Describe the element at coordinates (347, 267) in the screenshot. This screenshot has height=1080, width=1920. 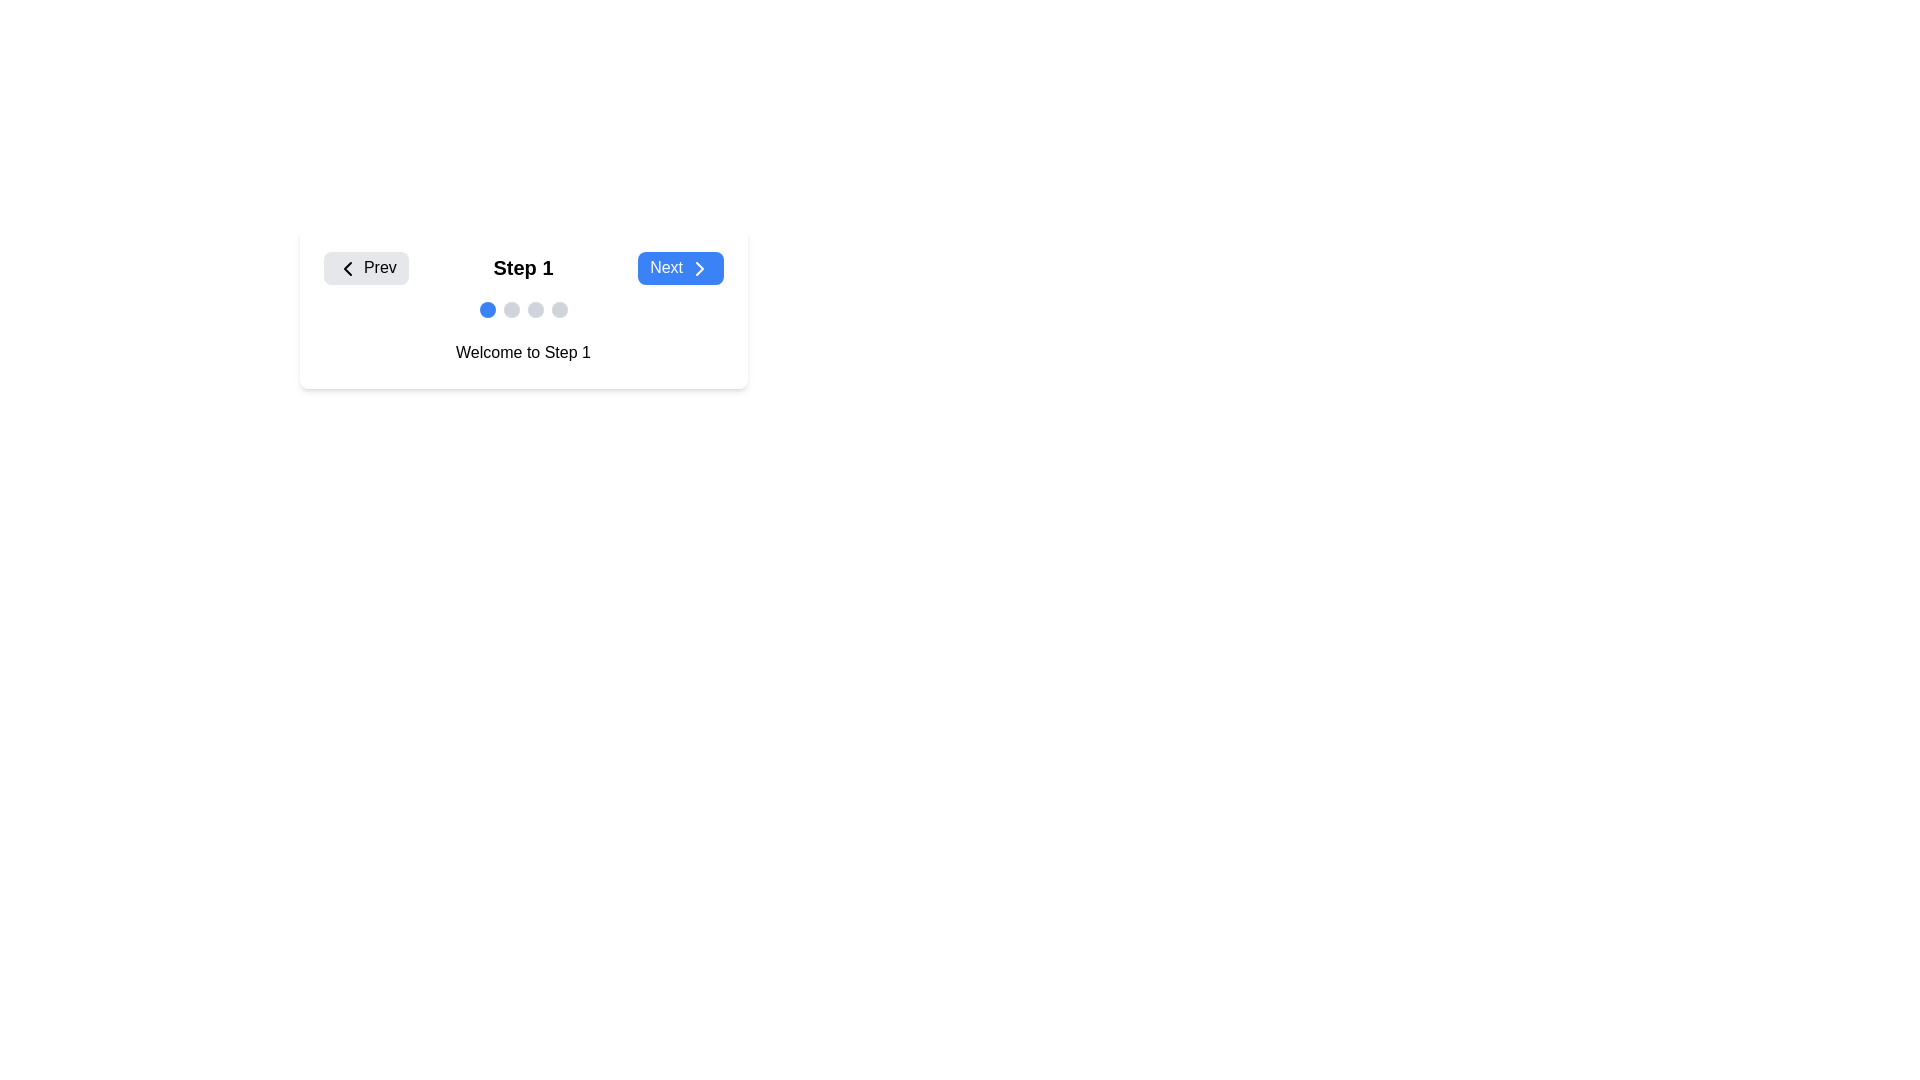
I see `the chevron icon located in the 'Prev' button` at that location.